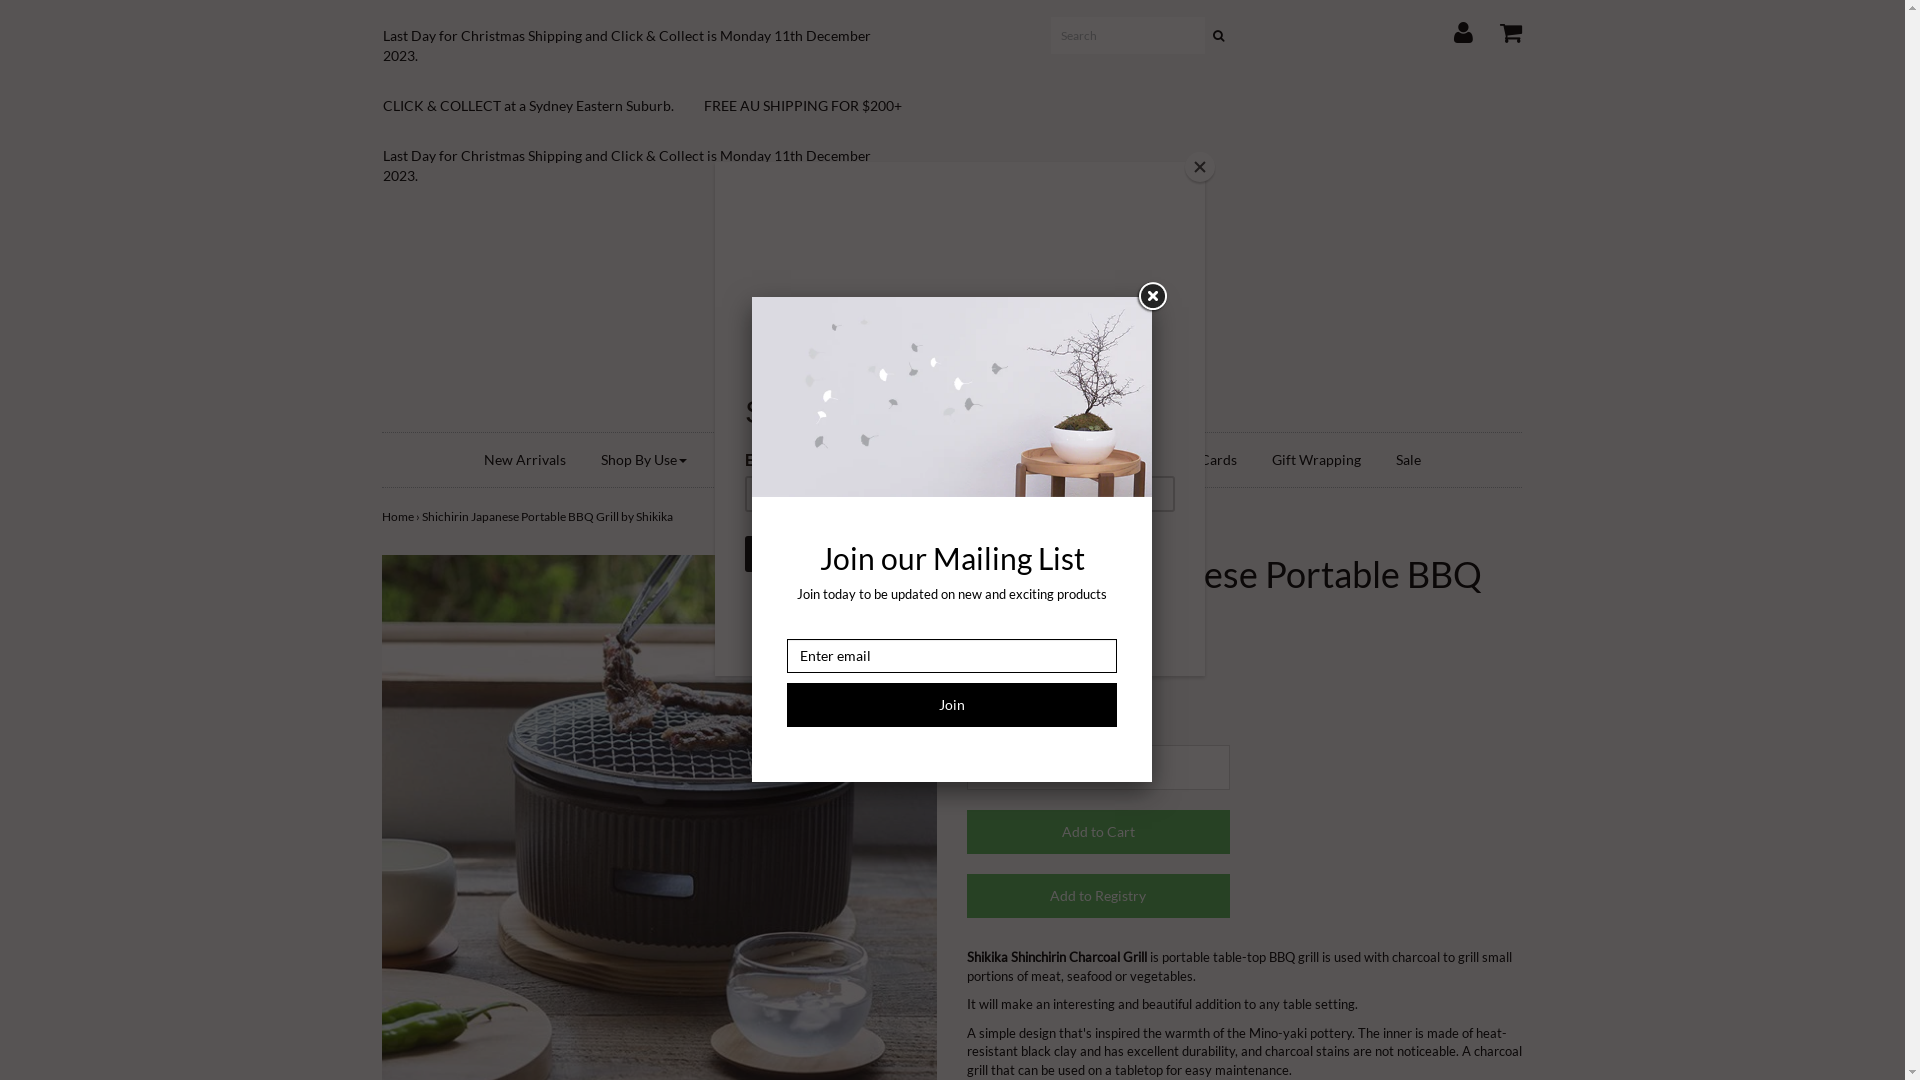  What do you see at coordinates (998, 459) in the screenshot?
I see `'Incense'` at bounding box center [998, 459].